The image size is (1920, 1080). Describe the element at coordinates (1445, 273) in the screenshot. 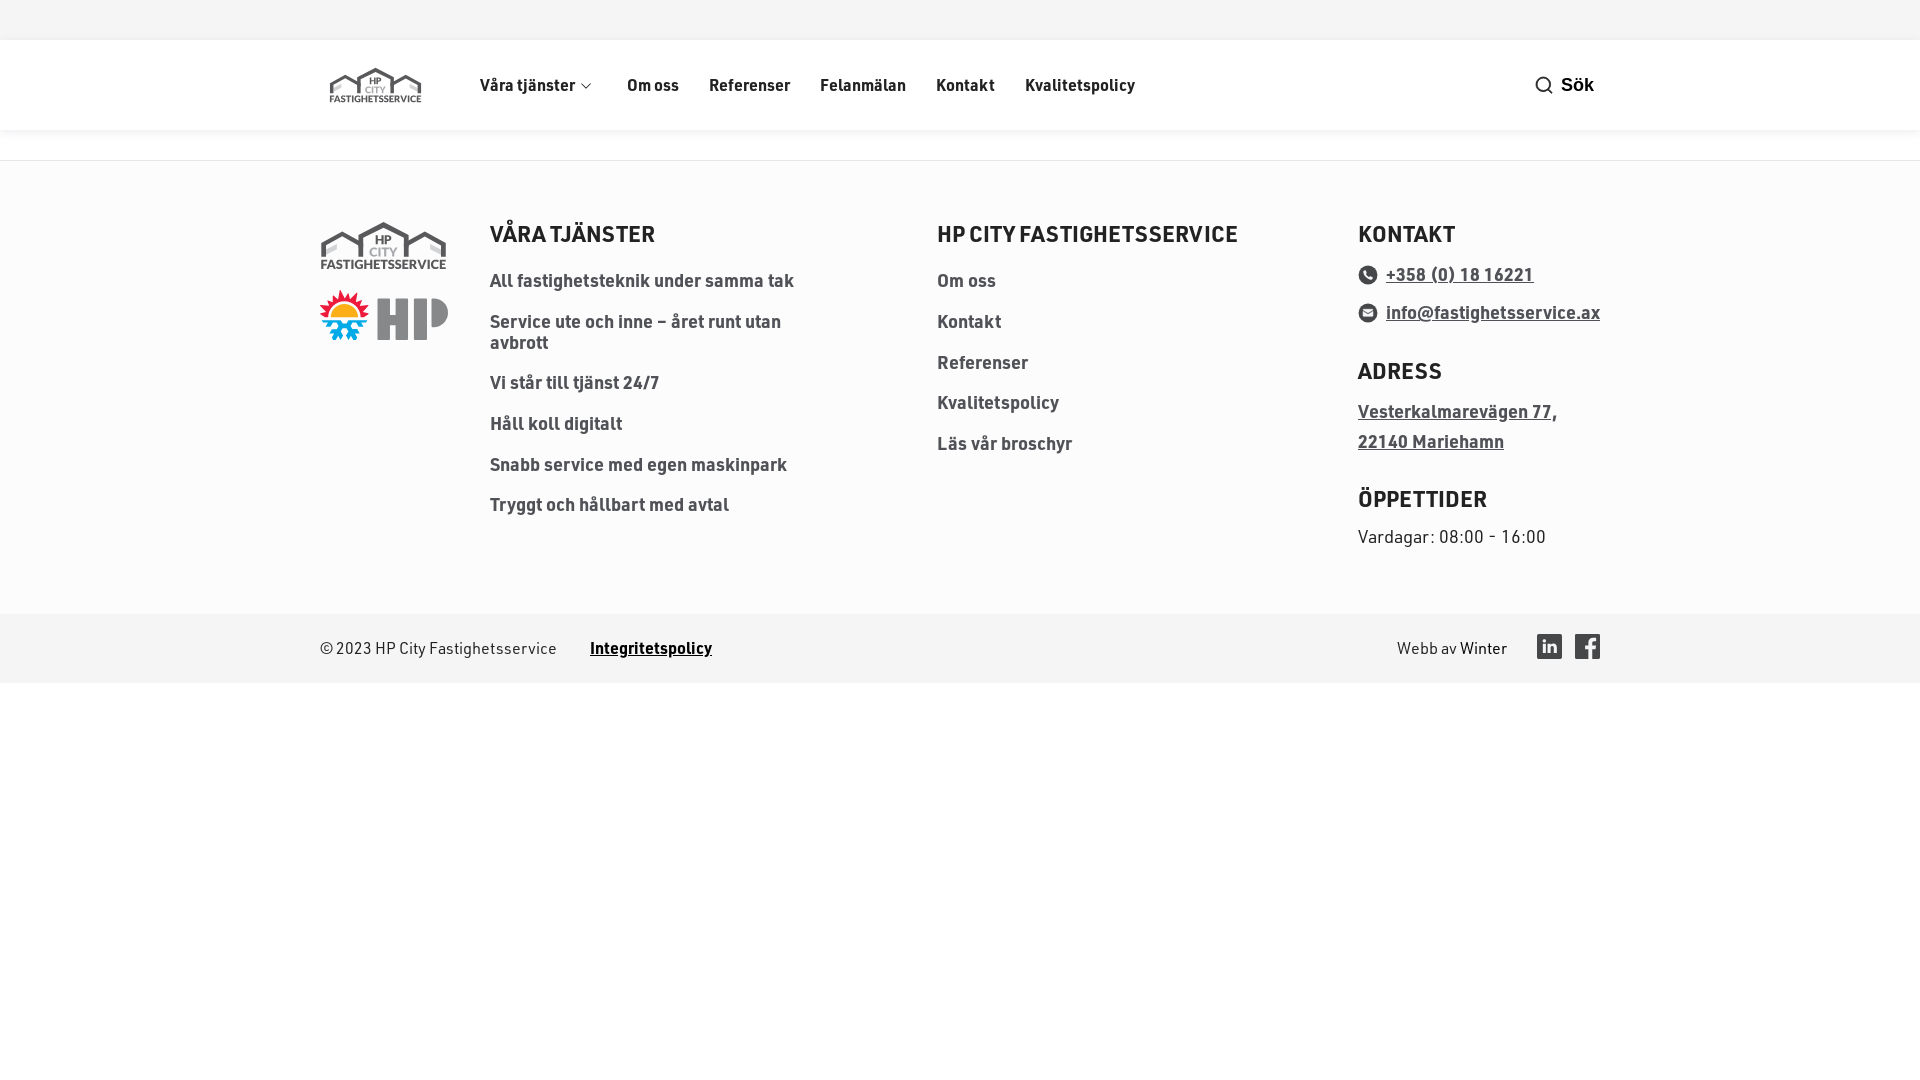

I see `'+358 (0) 18 16221'` at that location.